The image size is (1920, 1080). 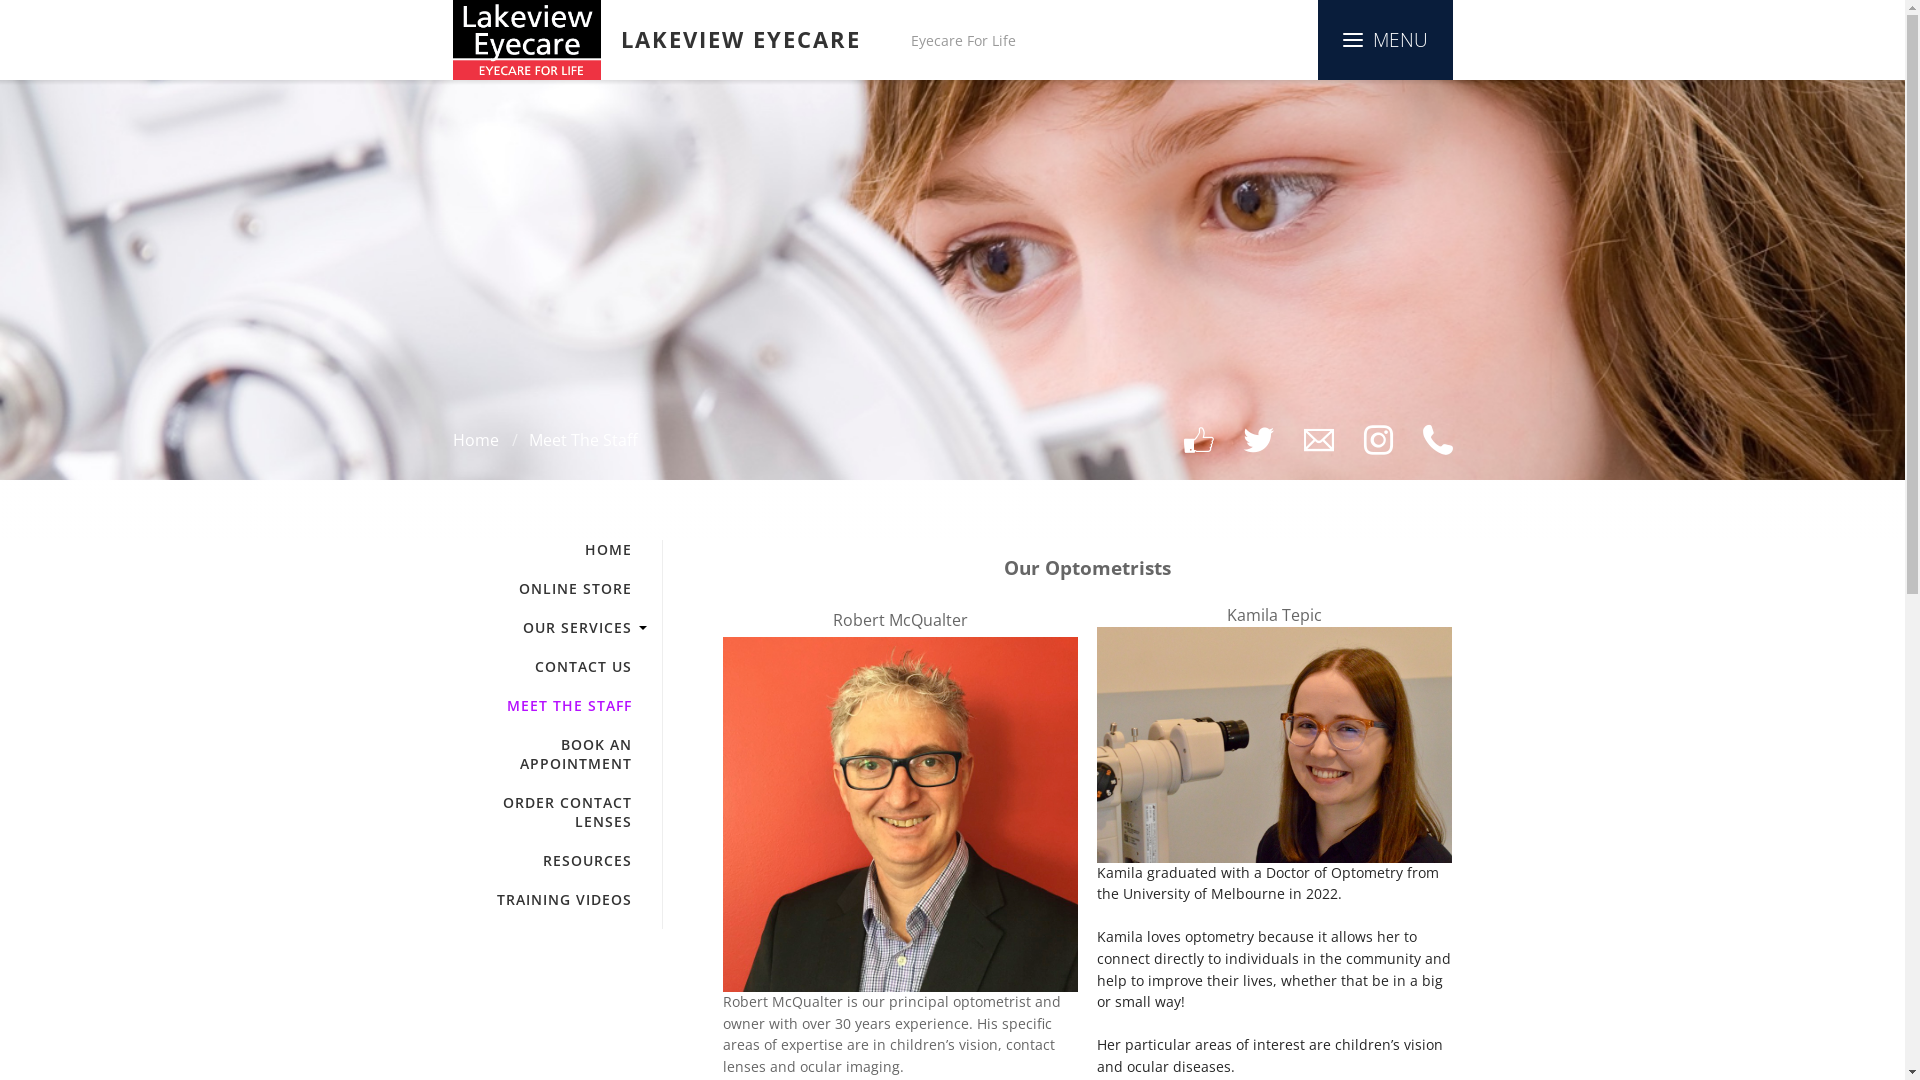 I want to click on 'OUR SERVICES', so click(x=450, y=626).